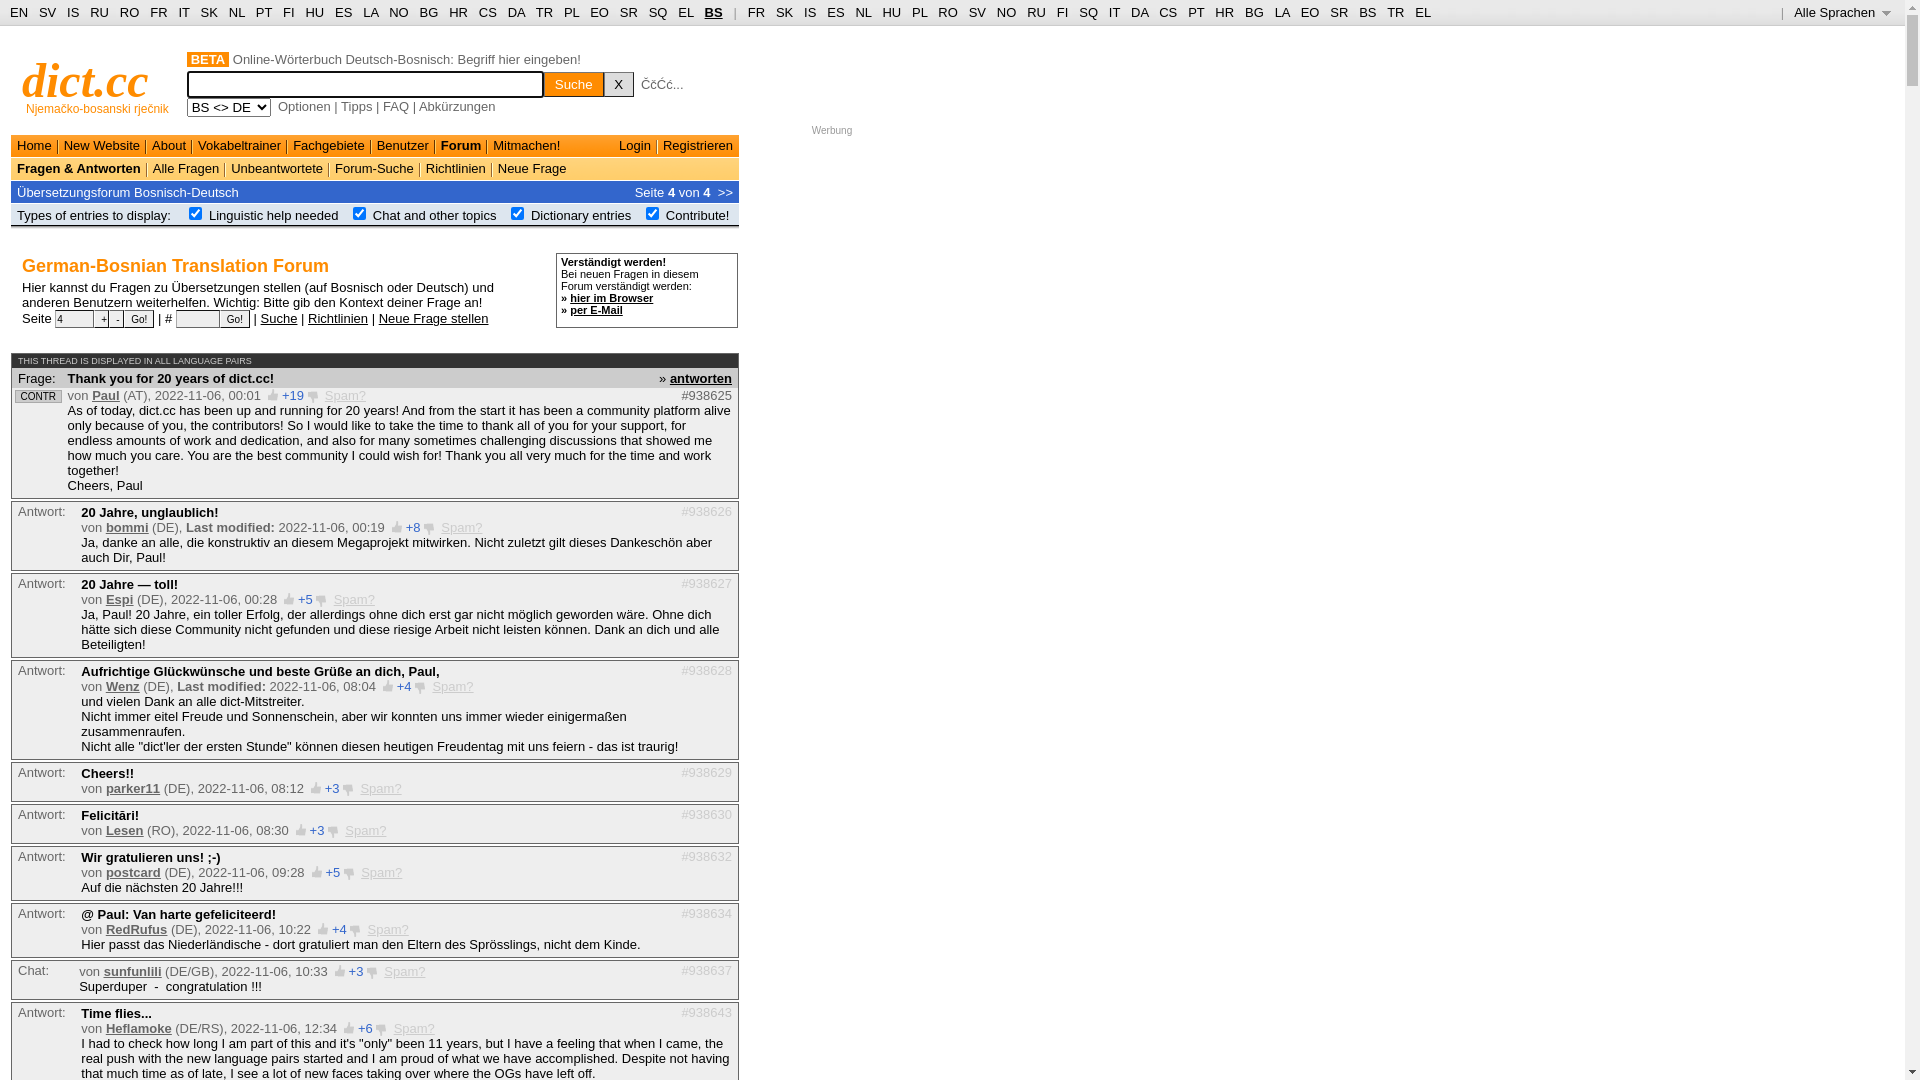 The image size is (1920, 1080). Describe the element at coordinates (239, 144) in the screenshot. I see `'Vokabeltrainer'` at that location.